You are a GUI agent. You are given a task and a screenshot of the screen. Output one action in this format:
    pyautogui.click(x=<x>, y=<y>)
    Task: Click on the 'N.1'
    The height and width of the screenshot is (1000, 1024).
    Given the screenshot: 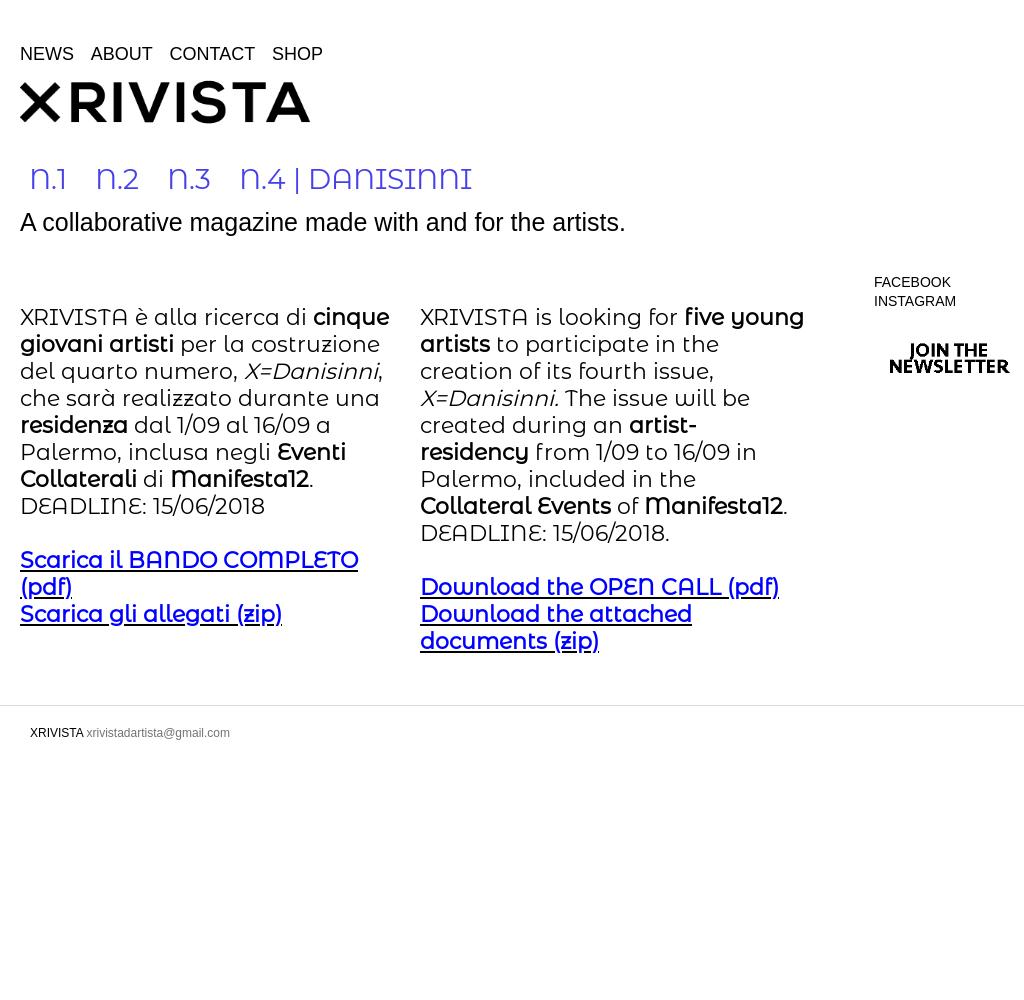 What is the action you would take?
    pyautogui.click(x=47, y=179)
    